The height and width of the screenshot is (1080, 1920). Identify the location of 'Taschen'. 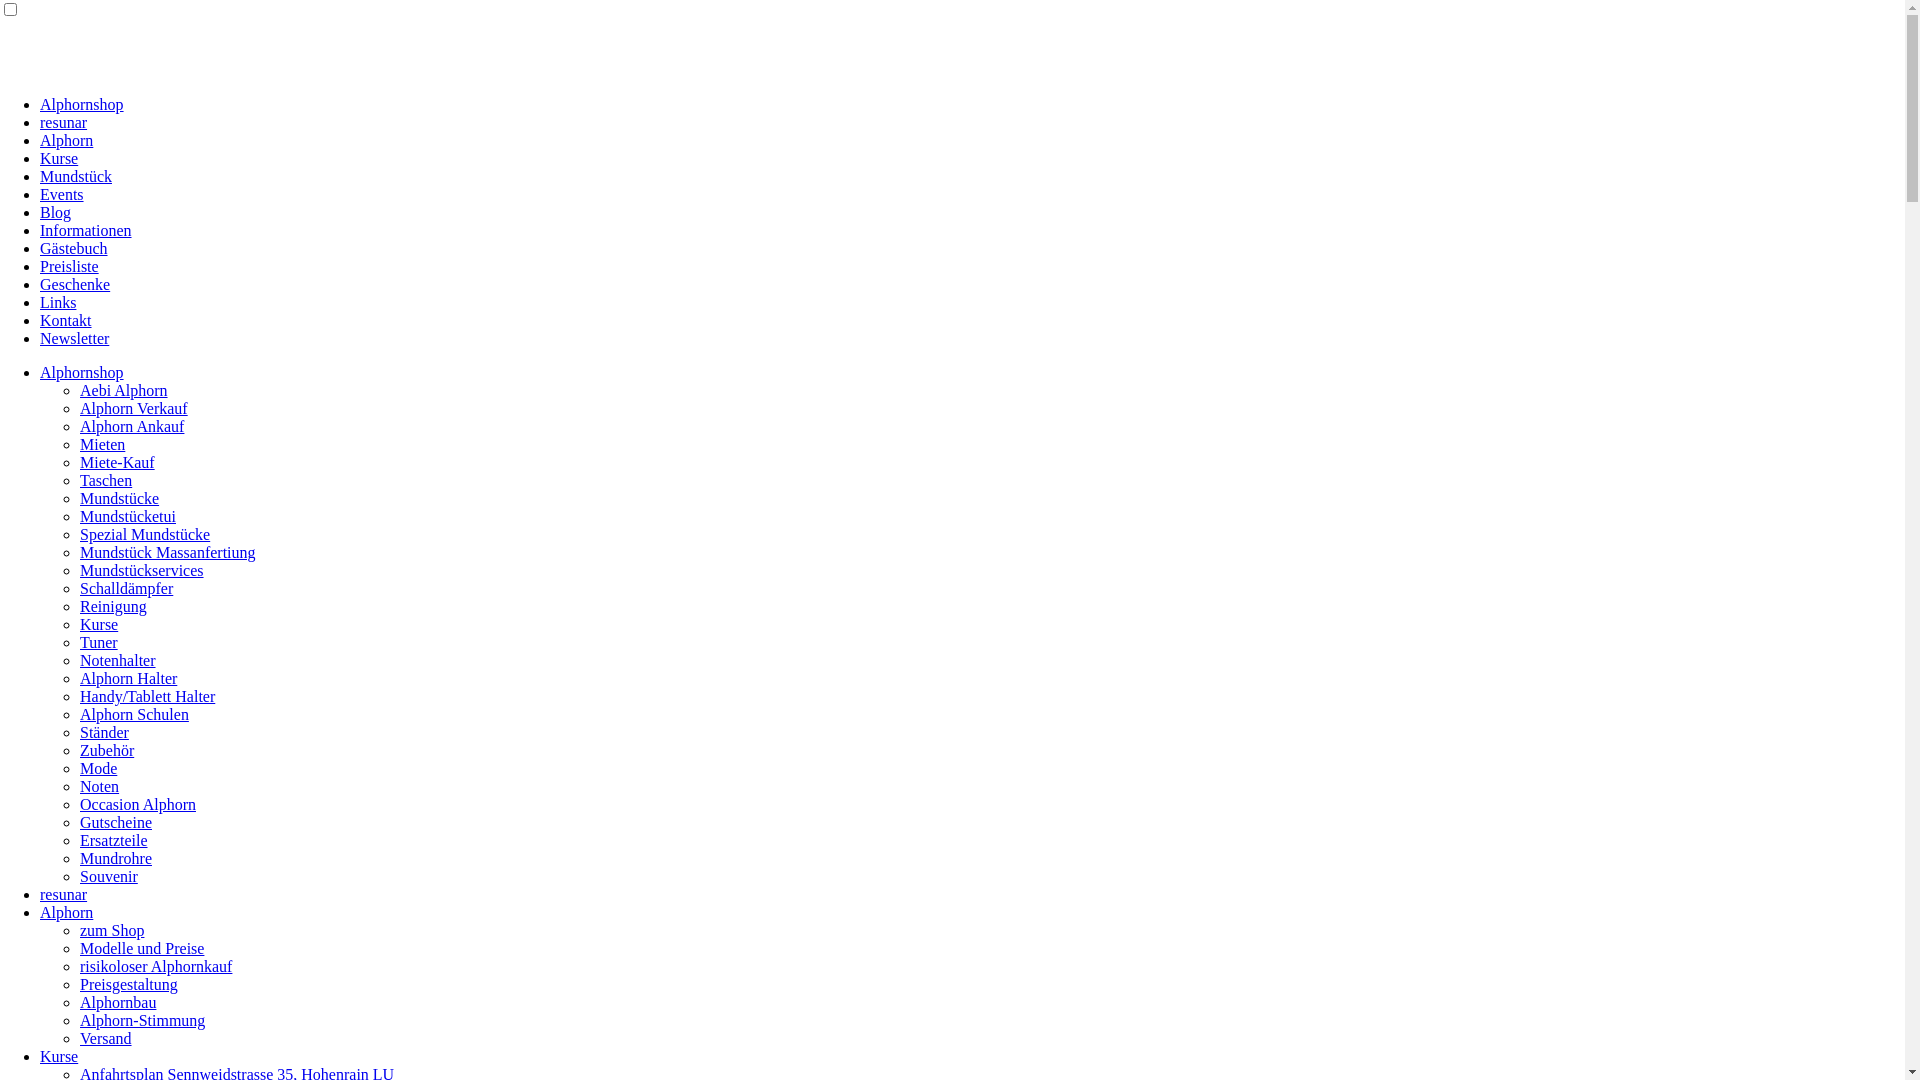
(104, 480).